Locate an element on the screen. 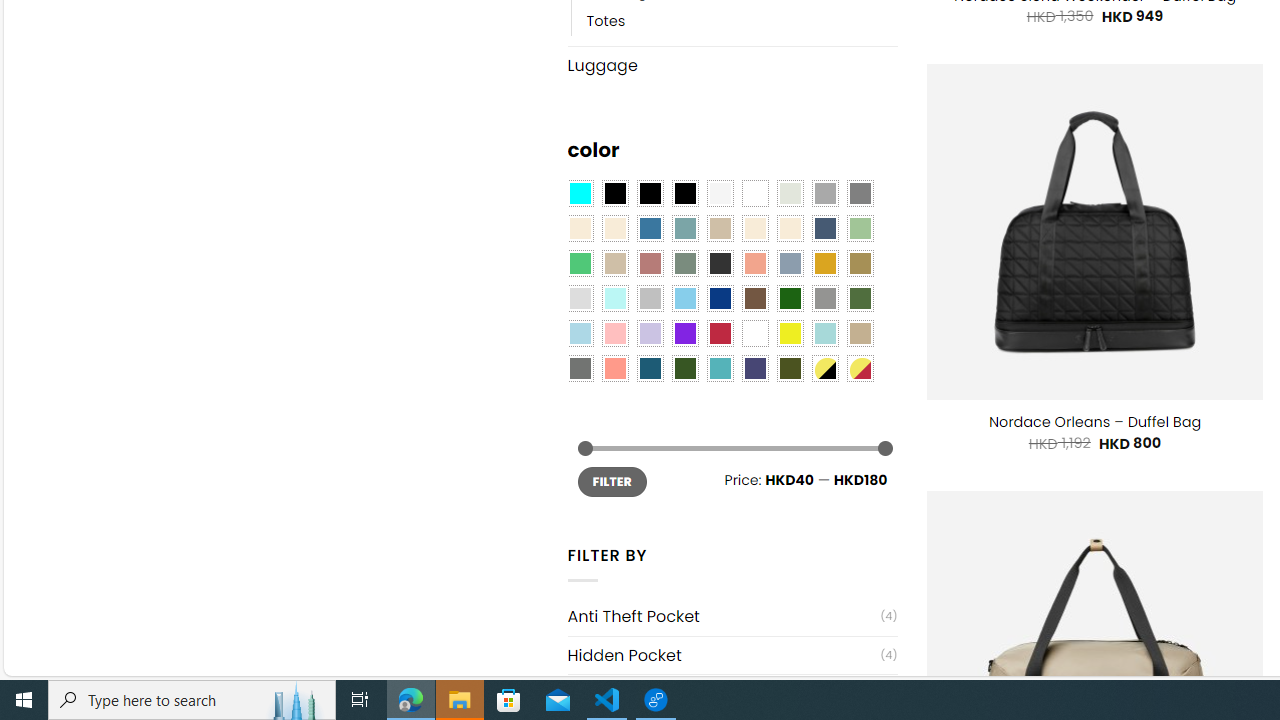  'Dark Gray' is located at coordinates (824, 194).